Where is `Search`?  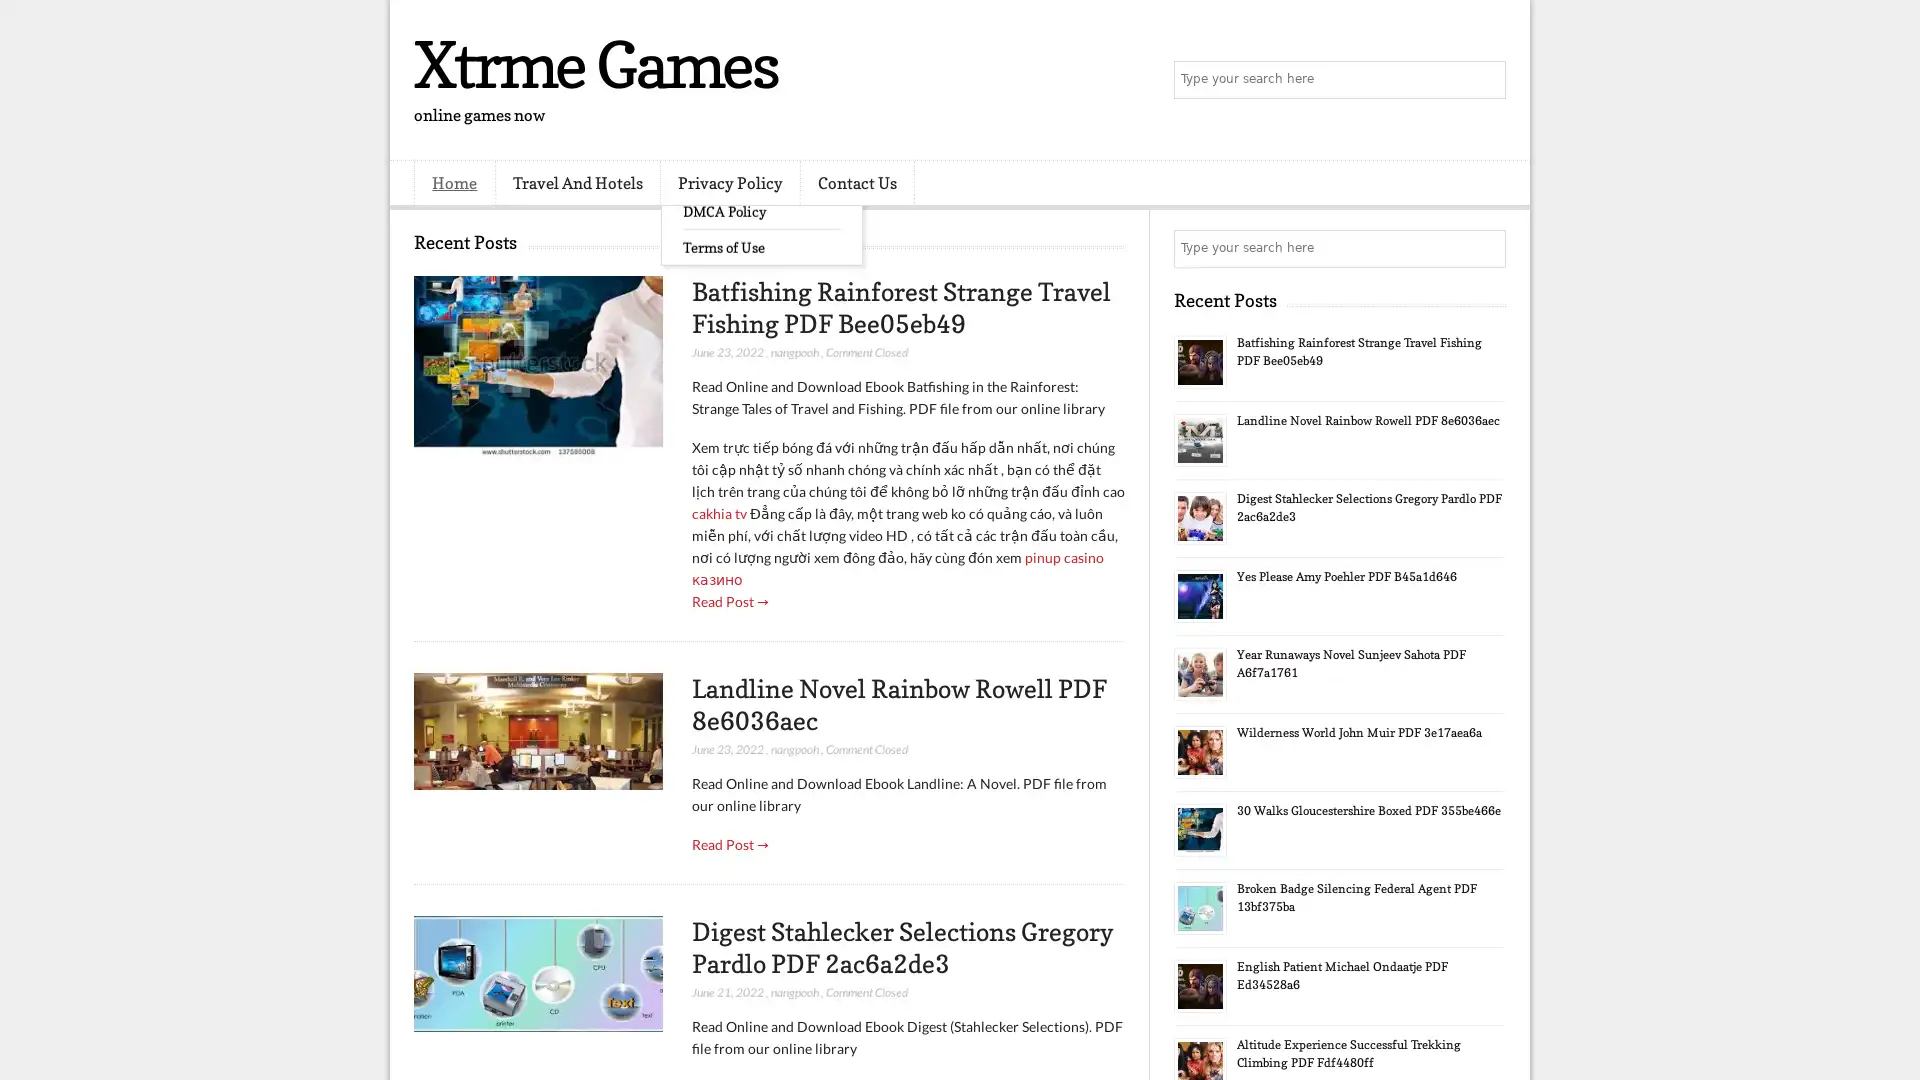
Search is located at coordinates (1485, 80).